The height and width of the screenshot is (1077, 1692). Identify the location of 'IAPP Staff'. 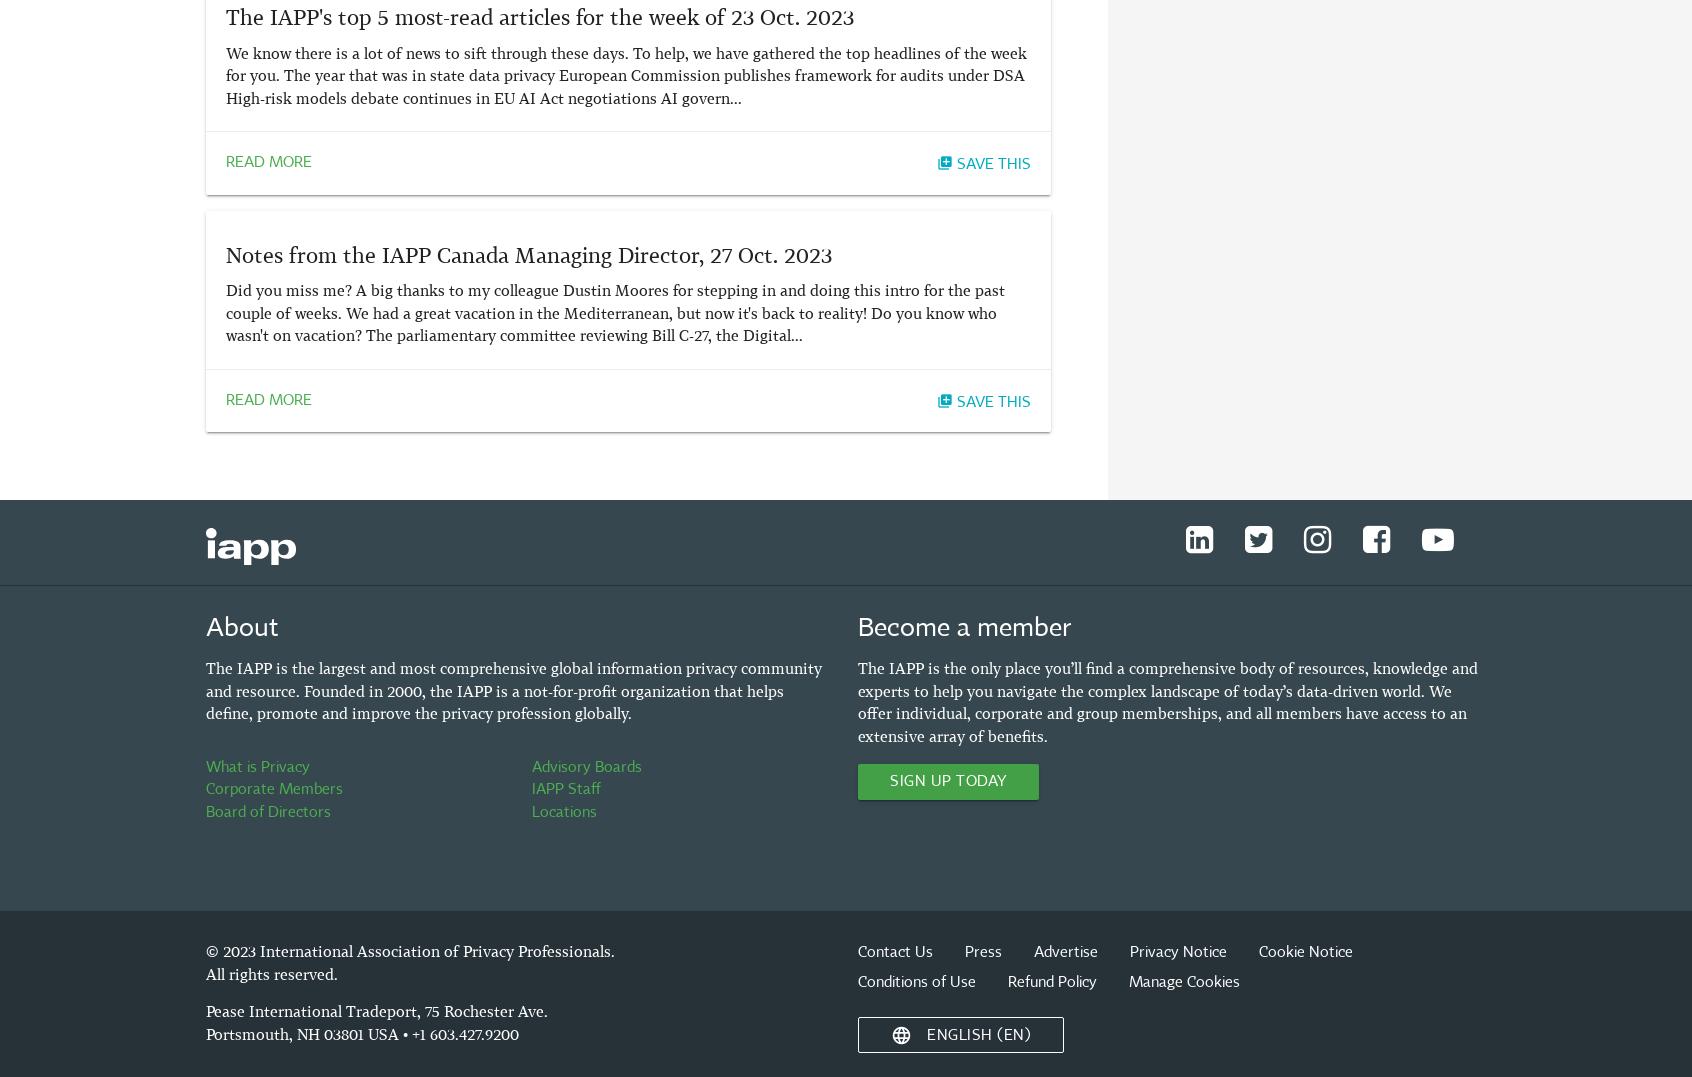
(565, 789).